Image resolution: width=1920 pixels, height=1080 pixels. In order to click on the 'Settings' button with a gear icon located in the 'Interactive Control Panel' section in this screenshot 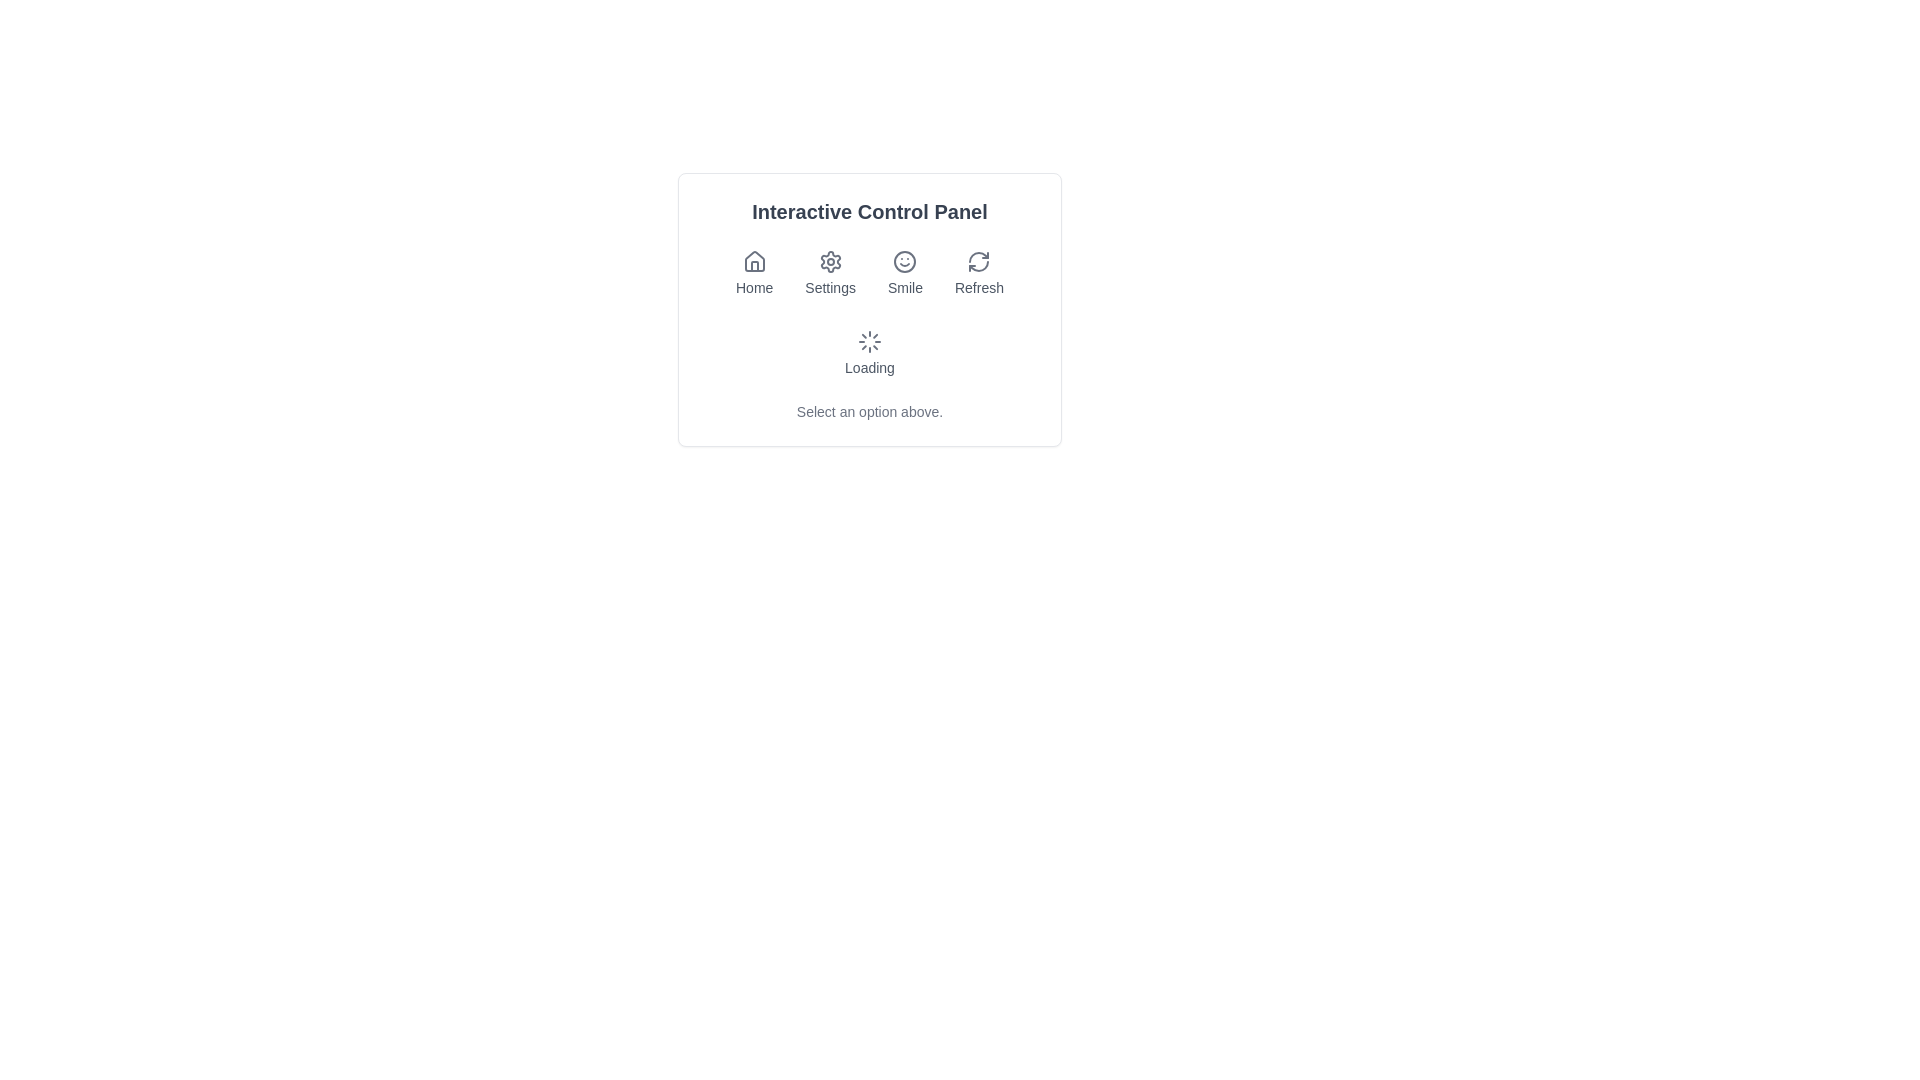, I will do `click(830, 273)`.